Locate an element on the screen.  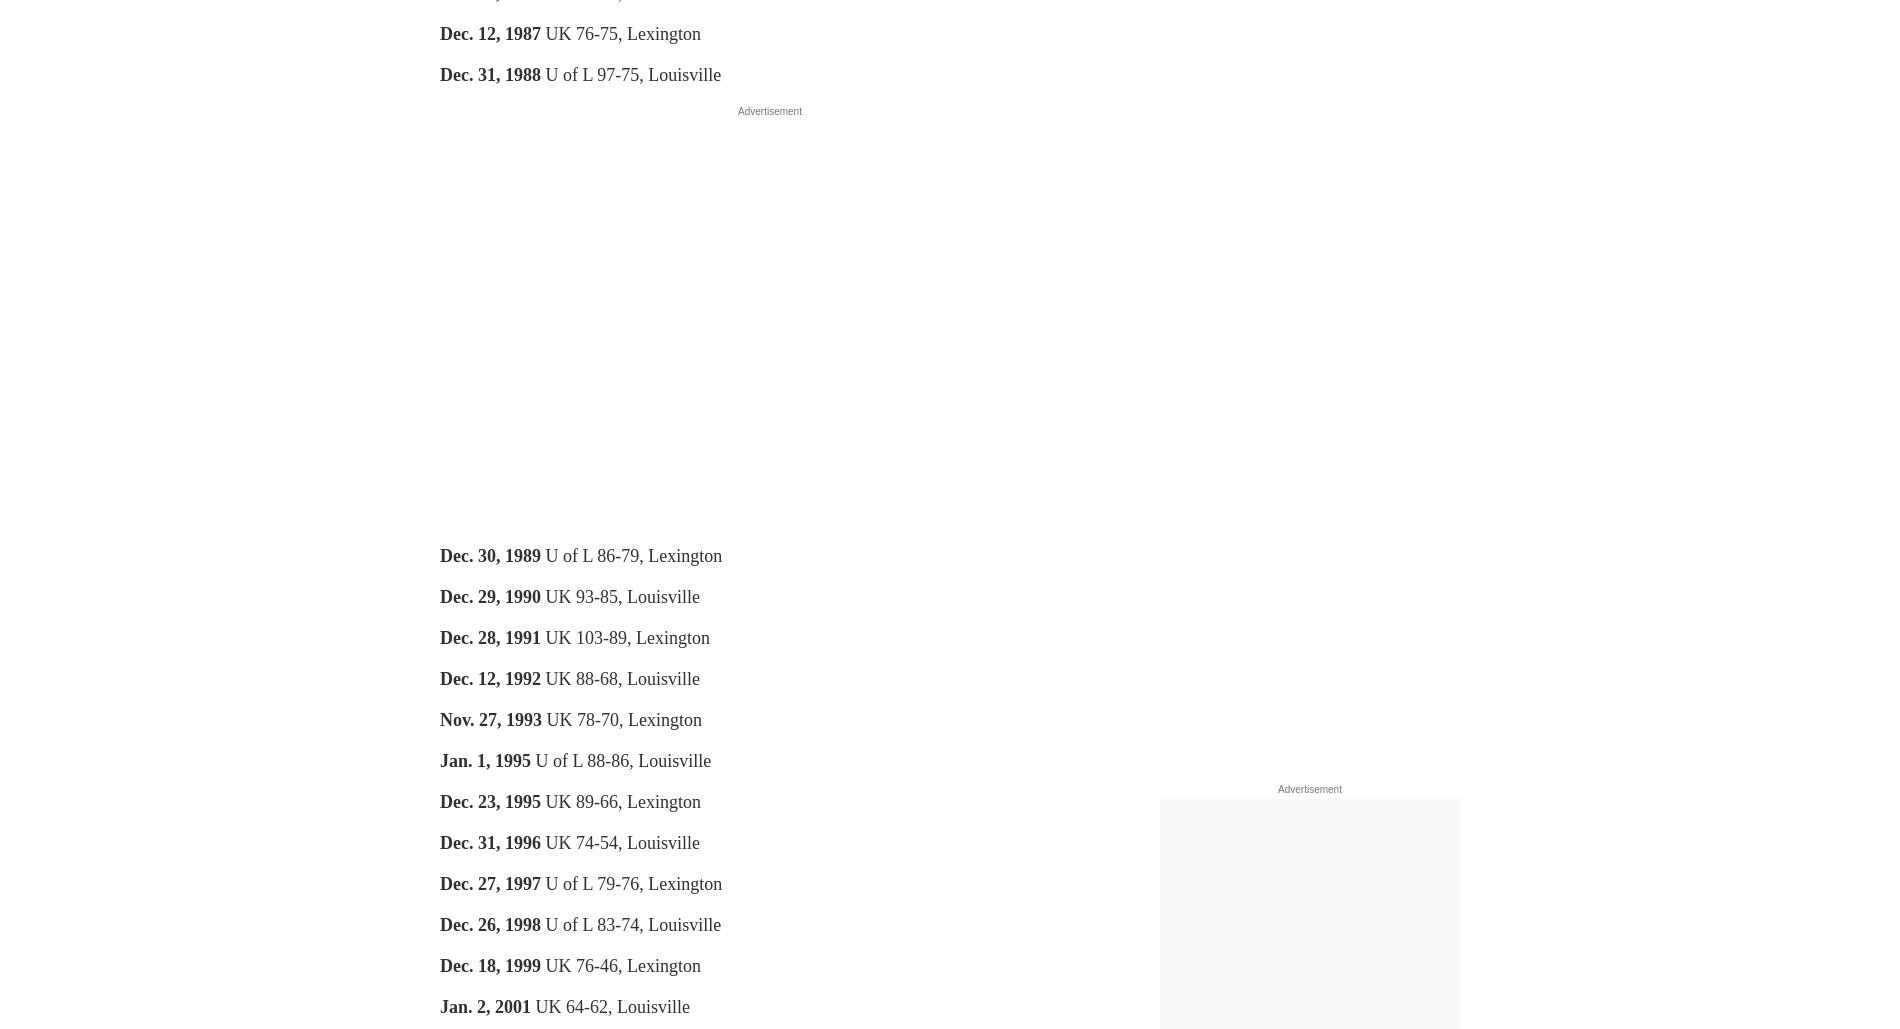
'U of L 79-76, Lexington' is located at coordinates (630, 884).